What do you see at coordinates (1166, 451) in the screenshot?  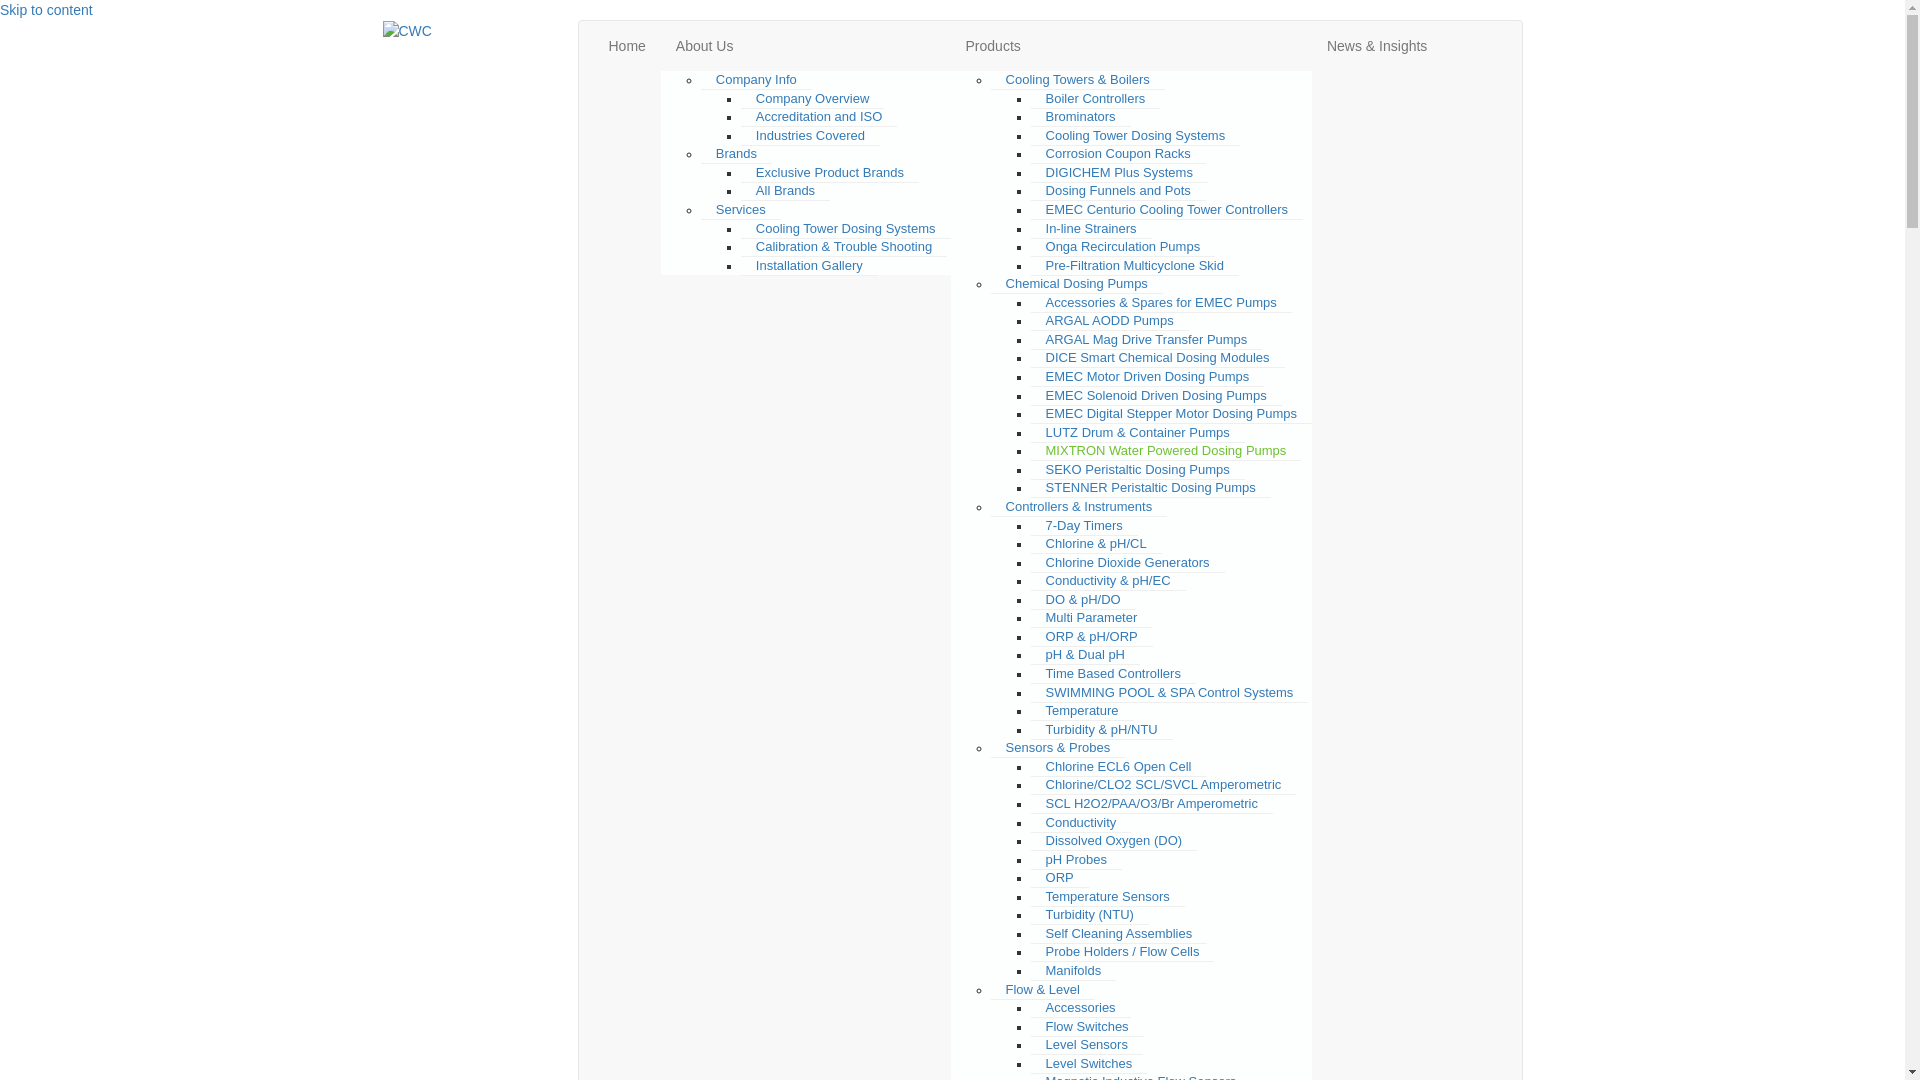 I see `'MIXTRON Water Powered Dosing Pumps'` at bounding box center [1166, 451].